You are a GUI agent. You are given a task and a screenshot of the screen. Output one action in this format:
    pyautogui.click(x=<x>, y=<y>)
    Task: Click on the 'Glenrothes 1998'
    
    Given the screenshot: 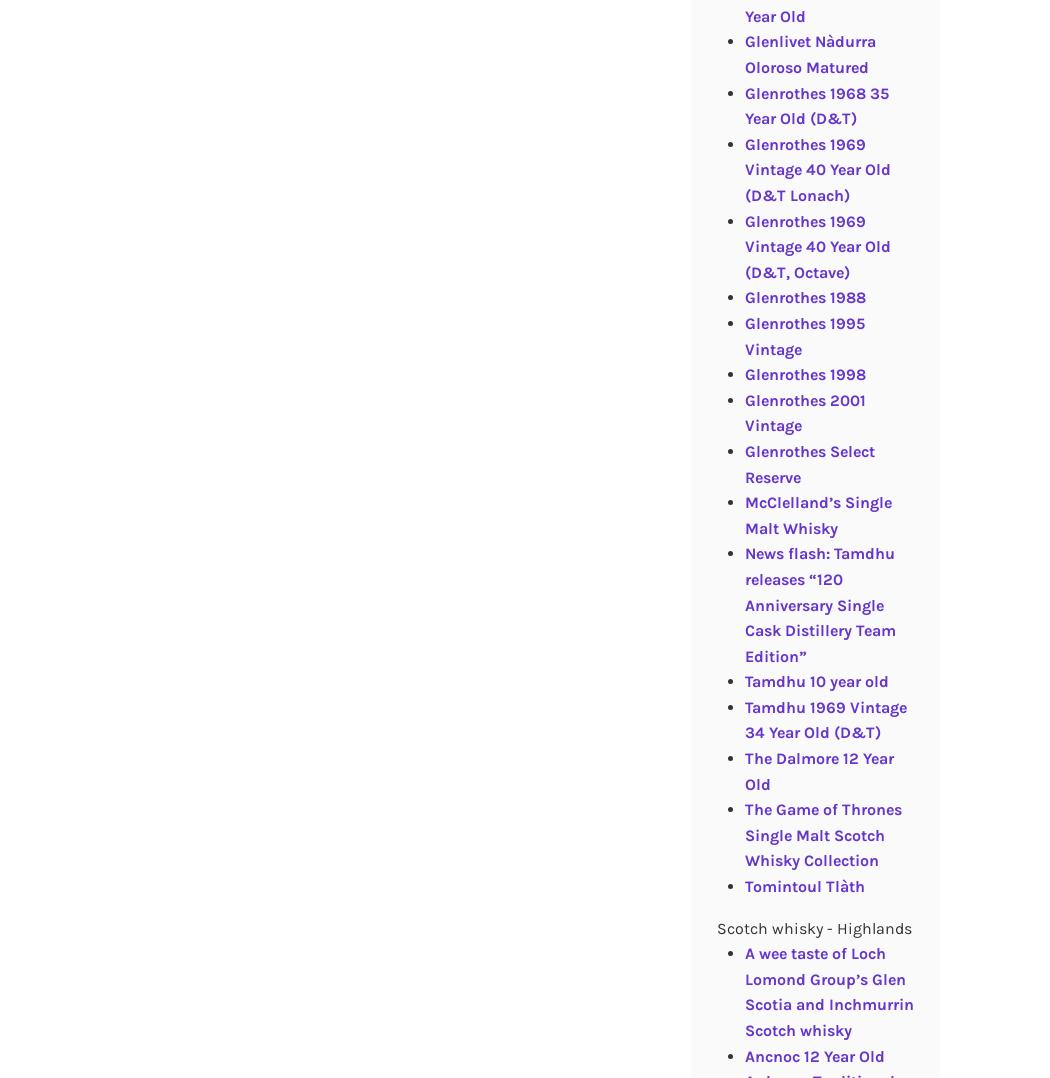 What is the action you would take?
    pyautogui.click(x=803, y=374)
    